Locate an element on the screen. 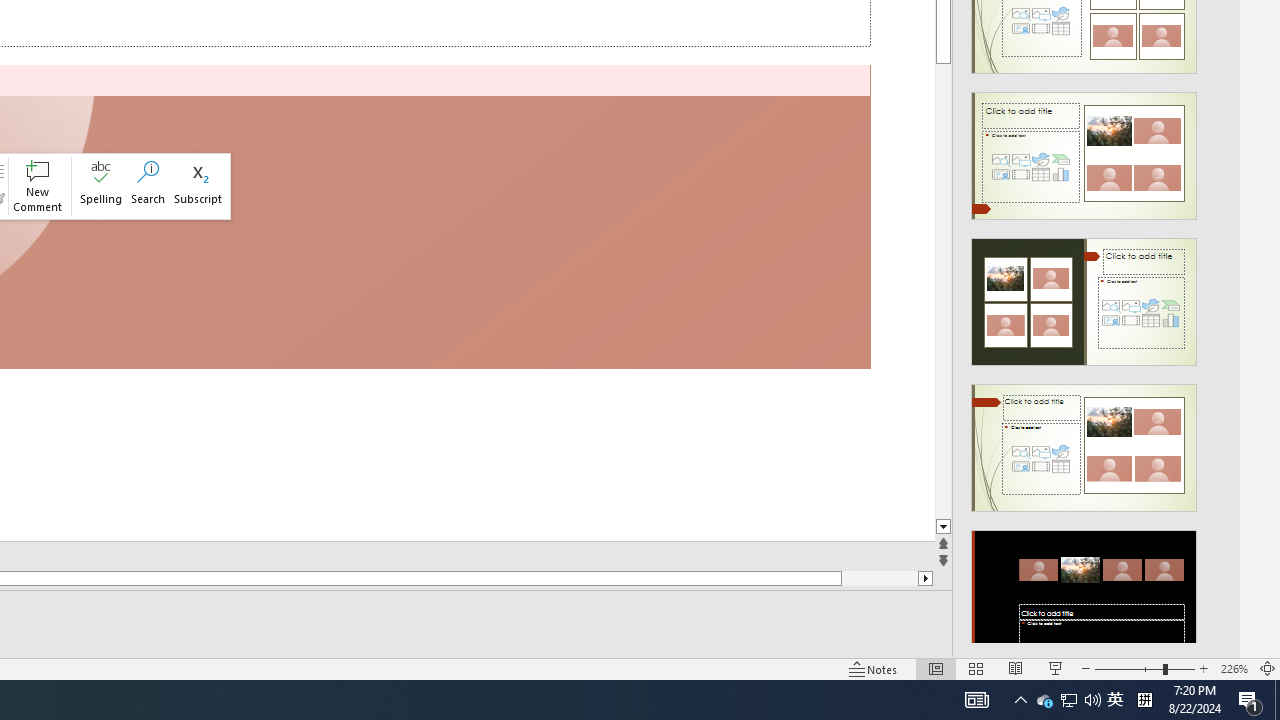 Image resolution: width=1280 pixels, height=720 pixels. 'Spelling...' is located at coordinates (100, 186).